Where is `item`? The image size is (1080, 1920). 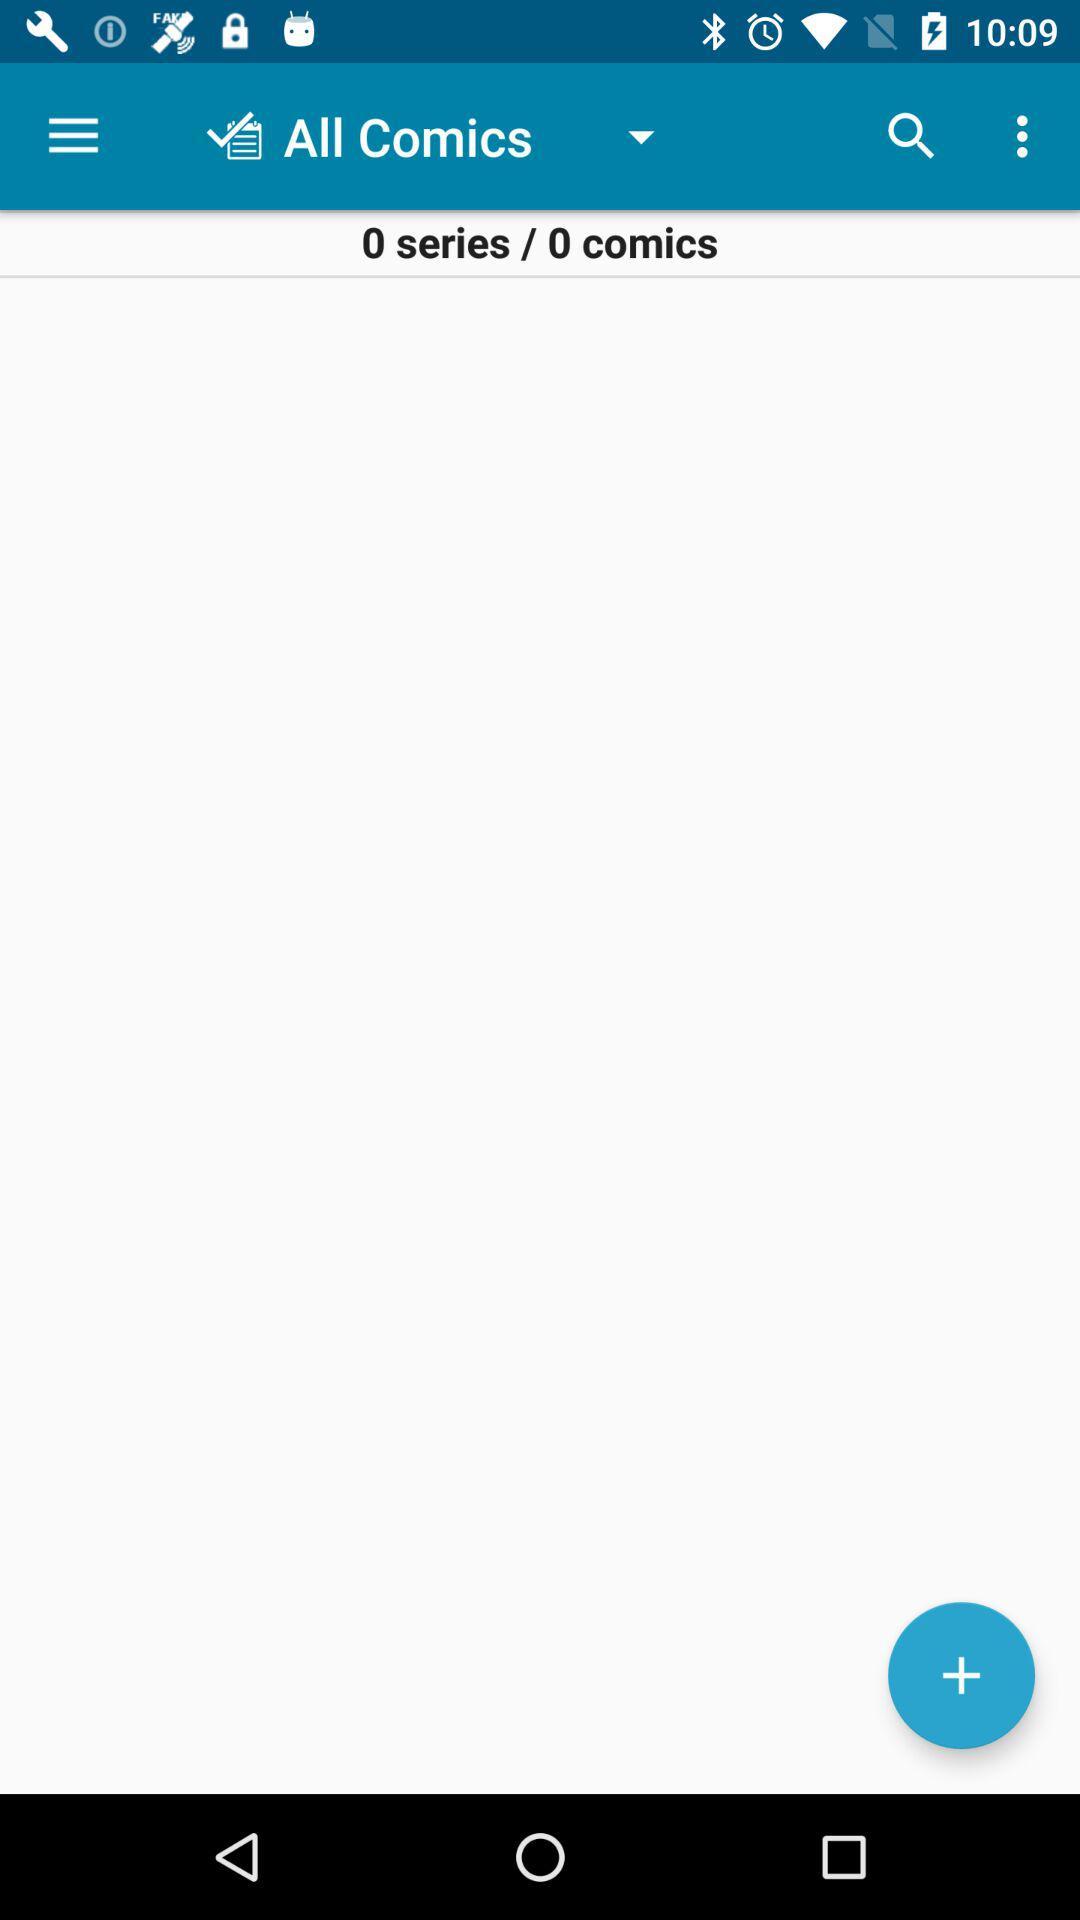 item is located at coordinates (960, 1675).